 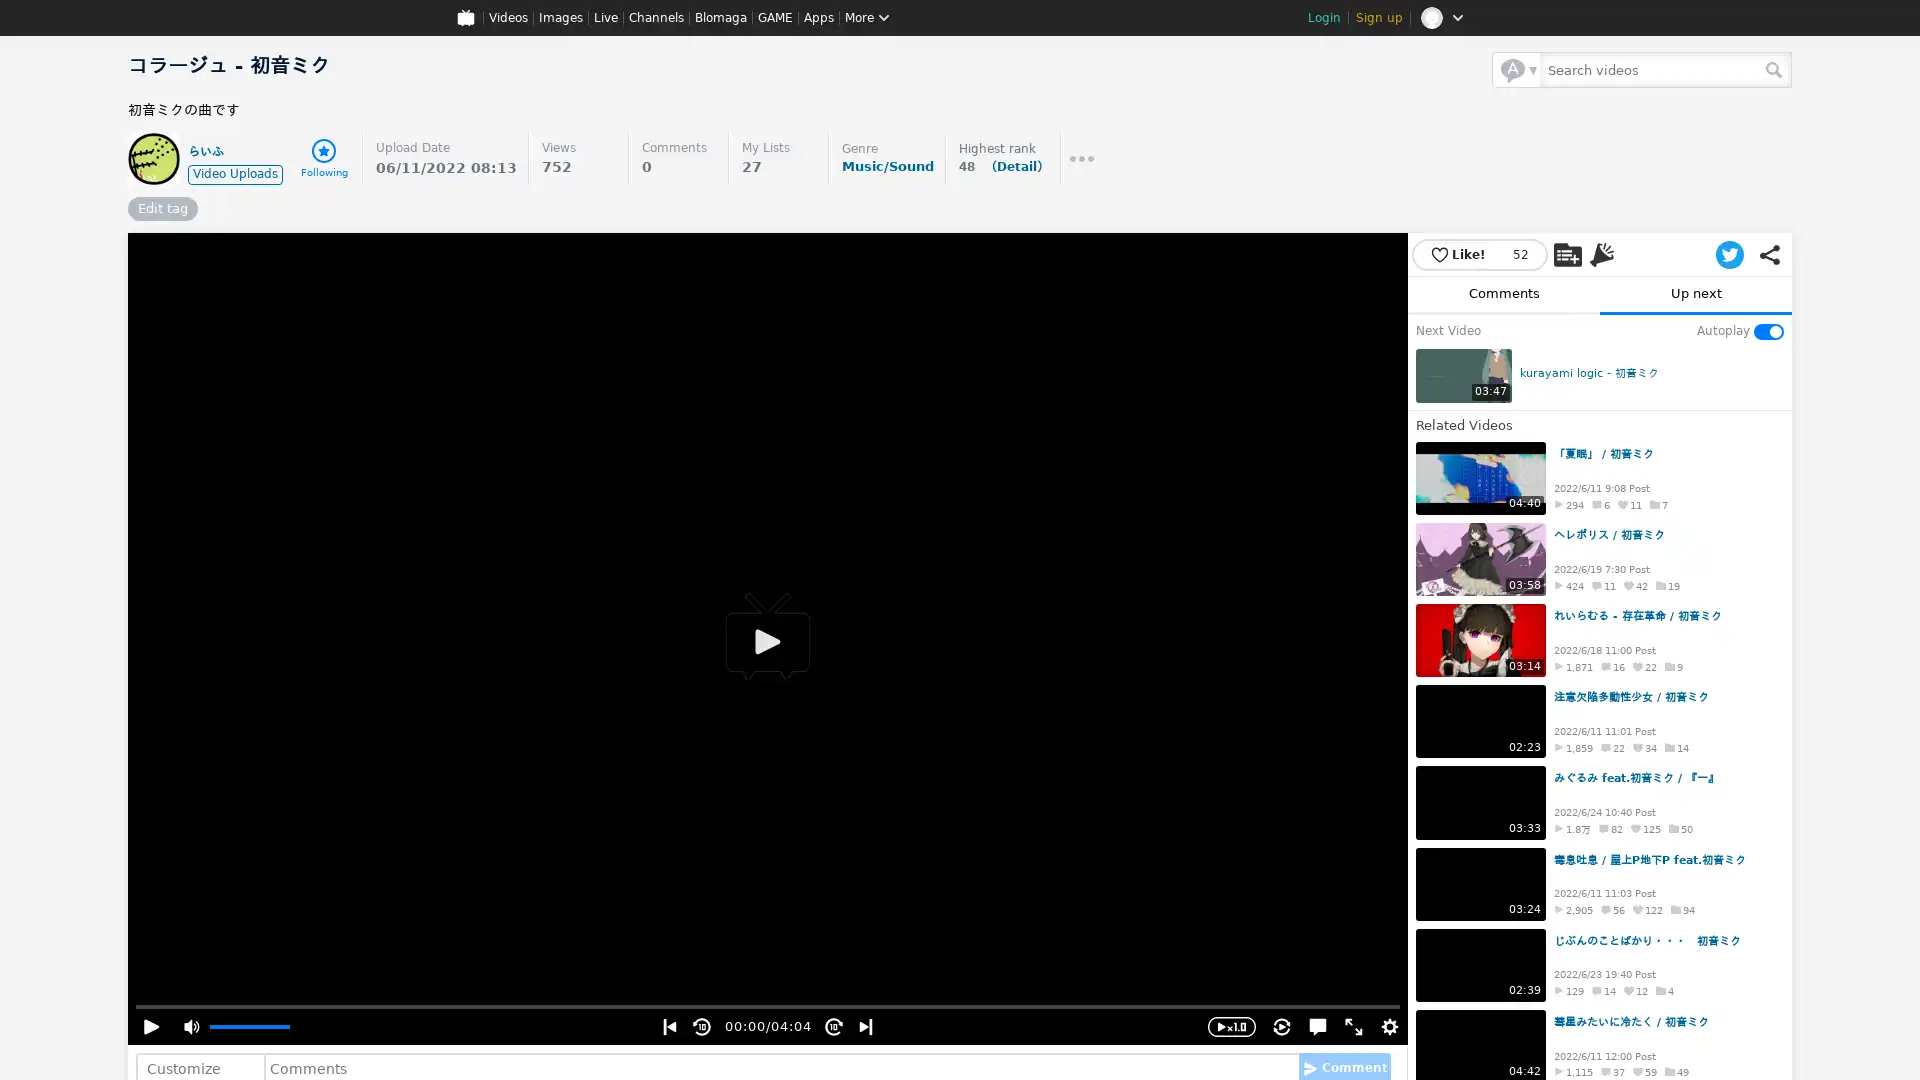 I want to click on Skip 10sec, so click(x=834, y=1026).